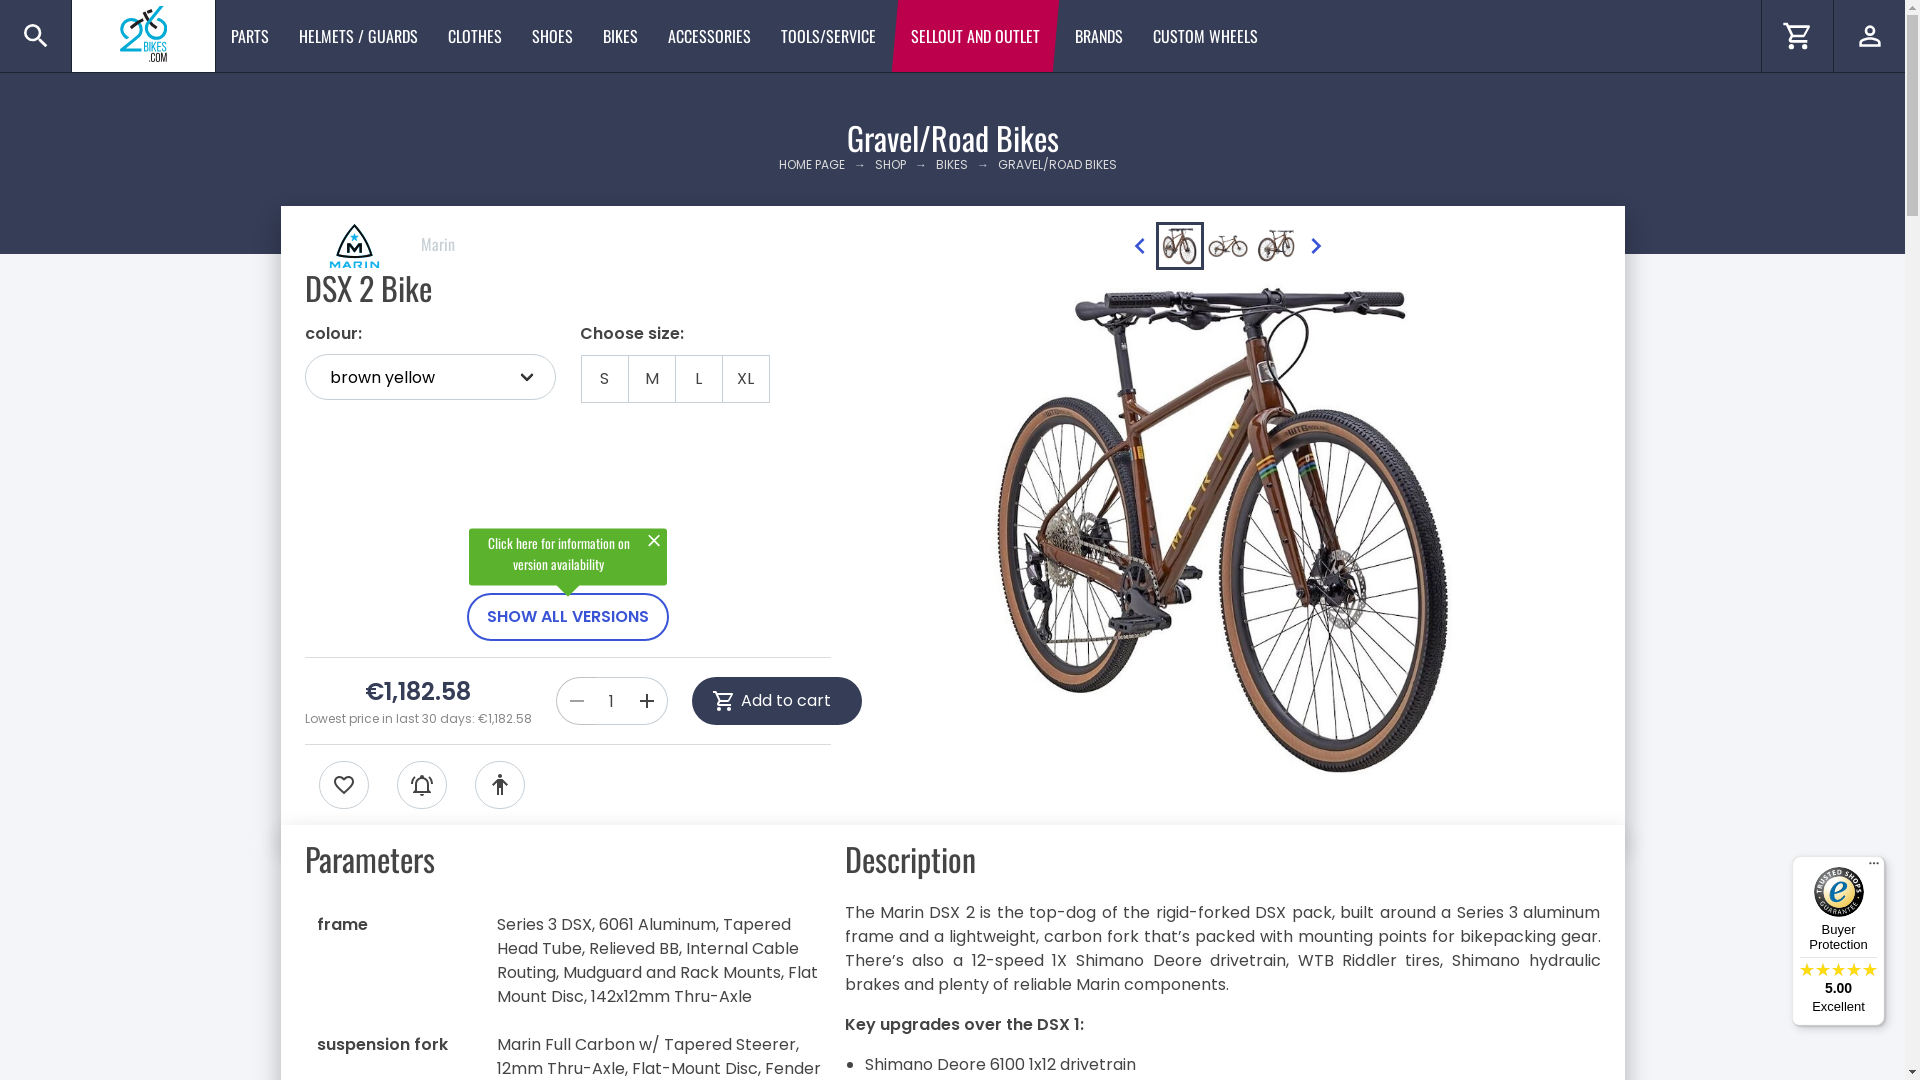 This screenshot has height=1080, width=1920. What do you see at coordinates (358, 35) in the screenshot?
I see `'HELMETS / GUARDS'` at bounding box center [358, 35].